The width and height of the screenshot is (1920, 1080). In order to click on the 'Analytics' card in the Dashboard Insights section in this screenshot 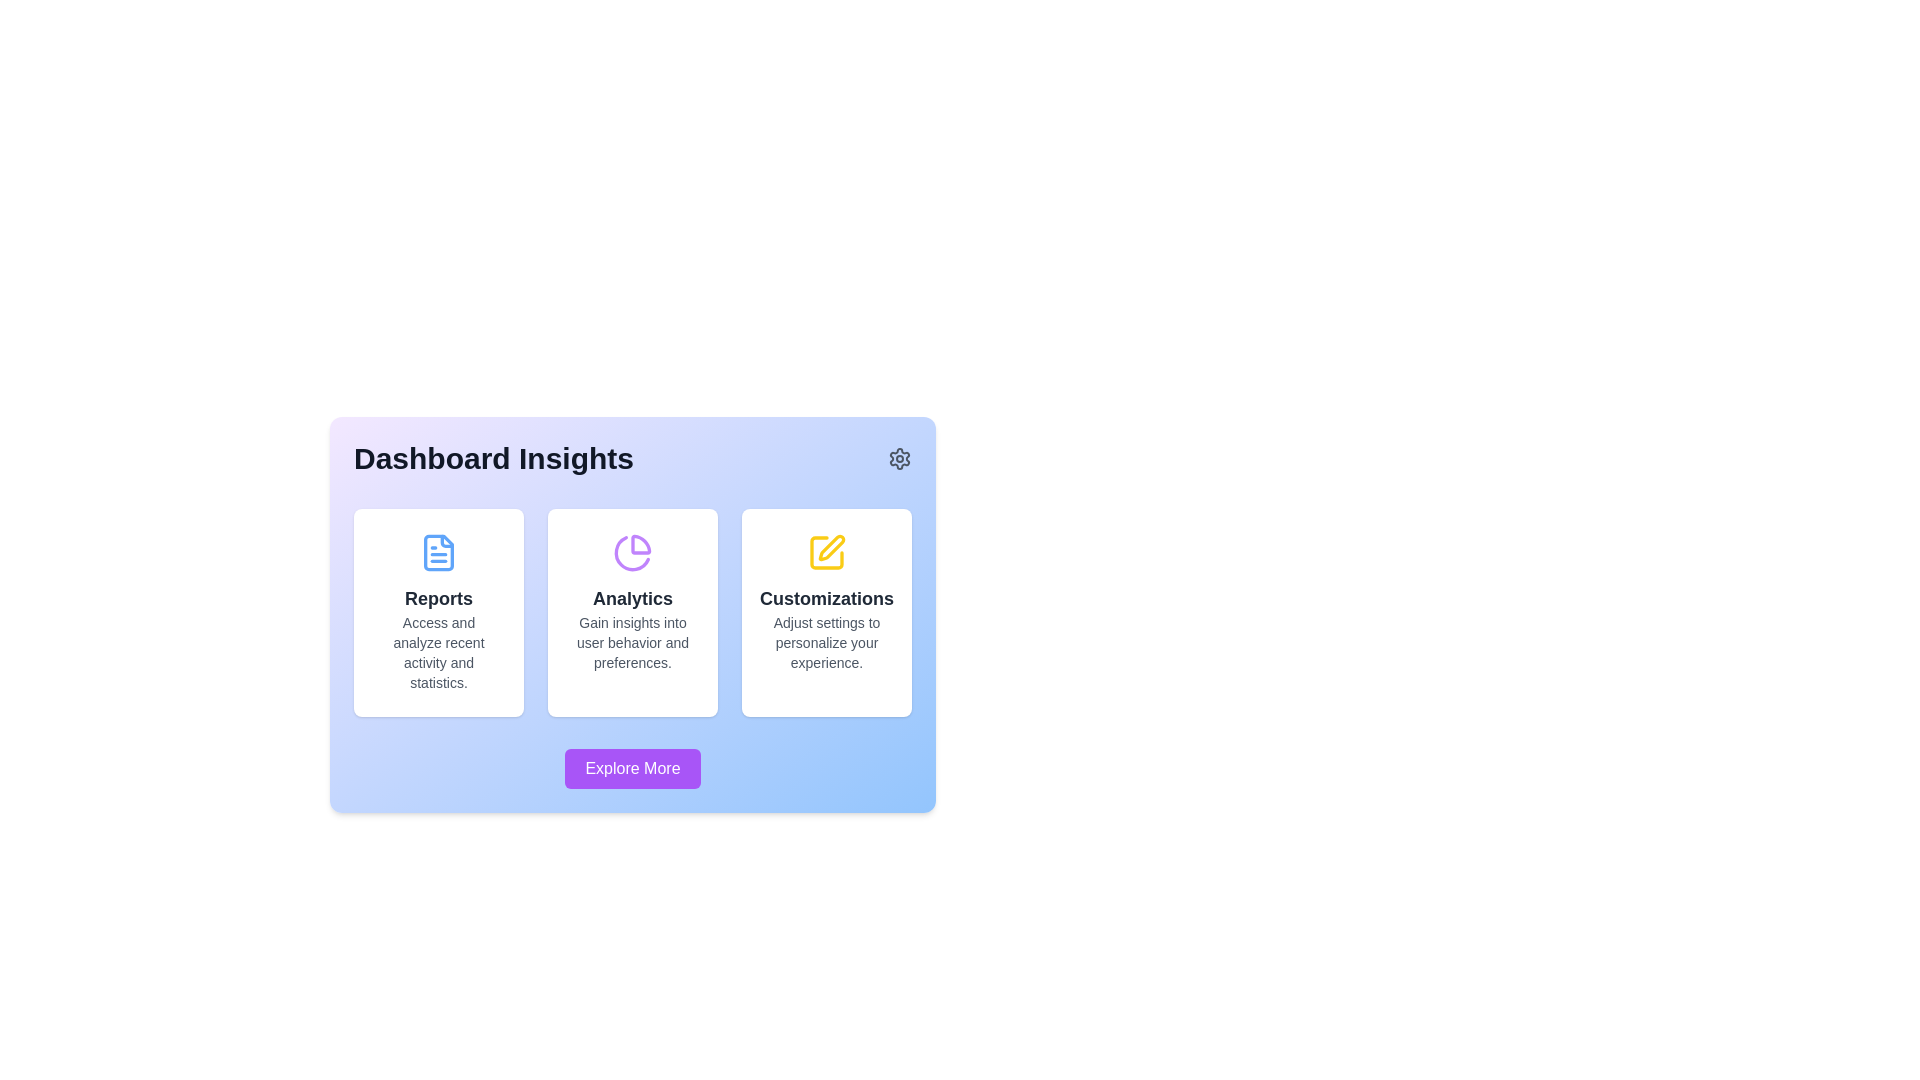, I will do `click(632, 612)`.